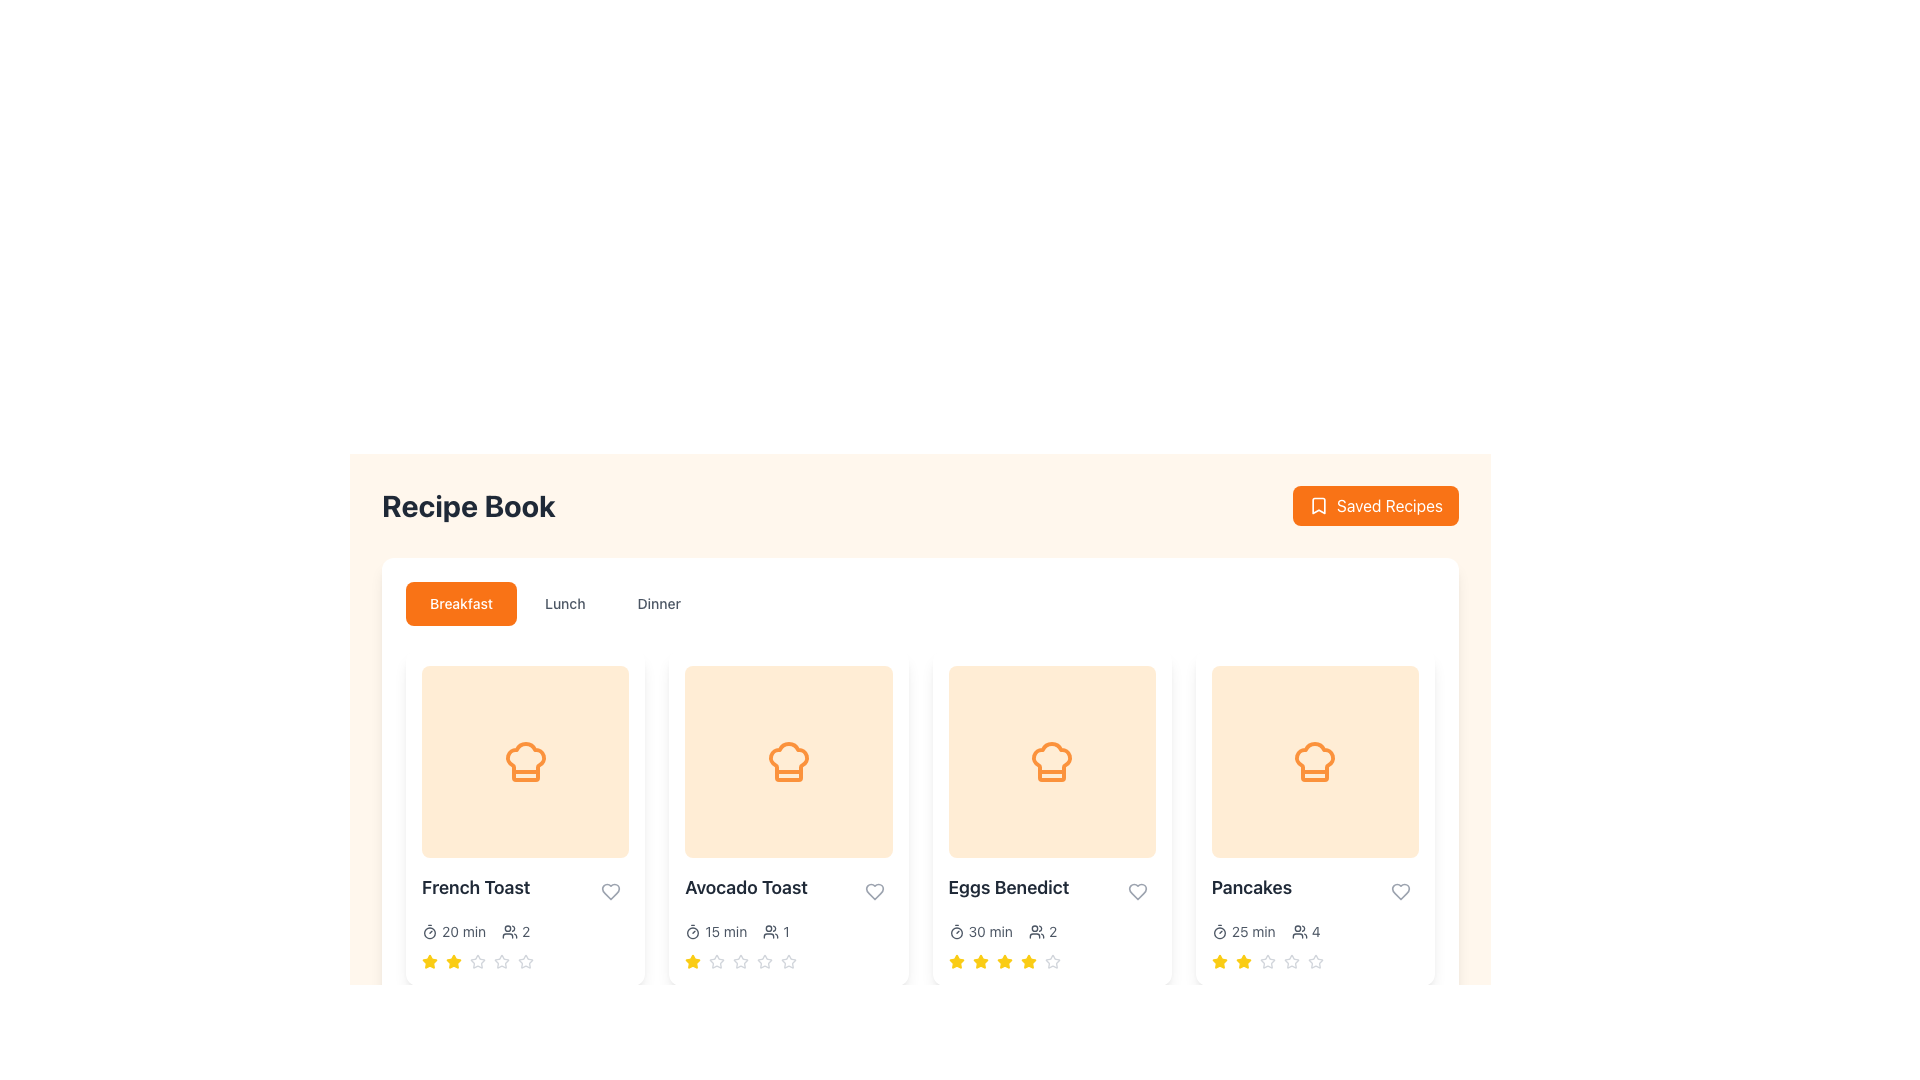  Describe the element at coordinates (1315, 960) in the screenshot. I see `the rating stars display for the 'Pancakes' recipe, located at the bottom section of the 'Pancakes' card under the text '25 min 4'` at that location.